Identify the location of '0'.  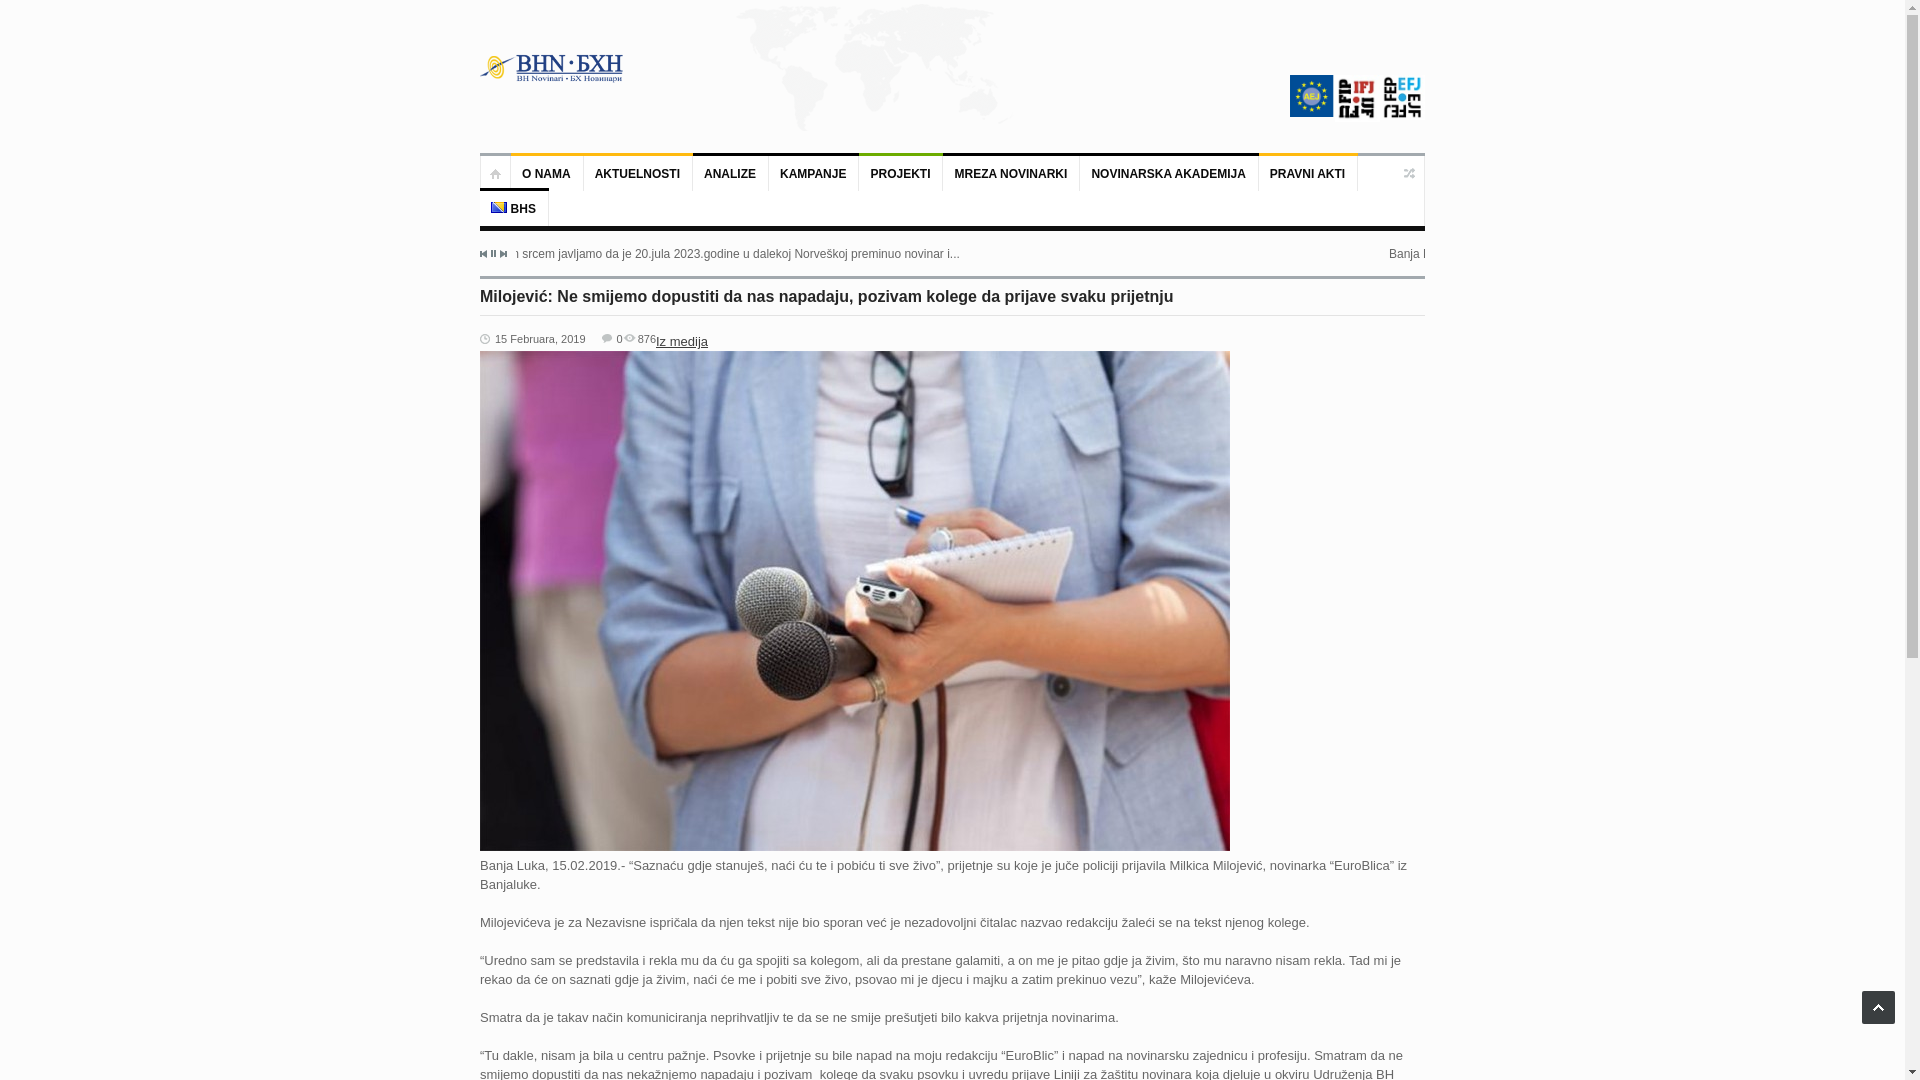
(600, 338).